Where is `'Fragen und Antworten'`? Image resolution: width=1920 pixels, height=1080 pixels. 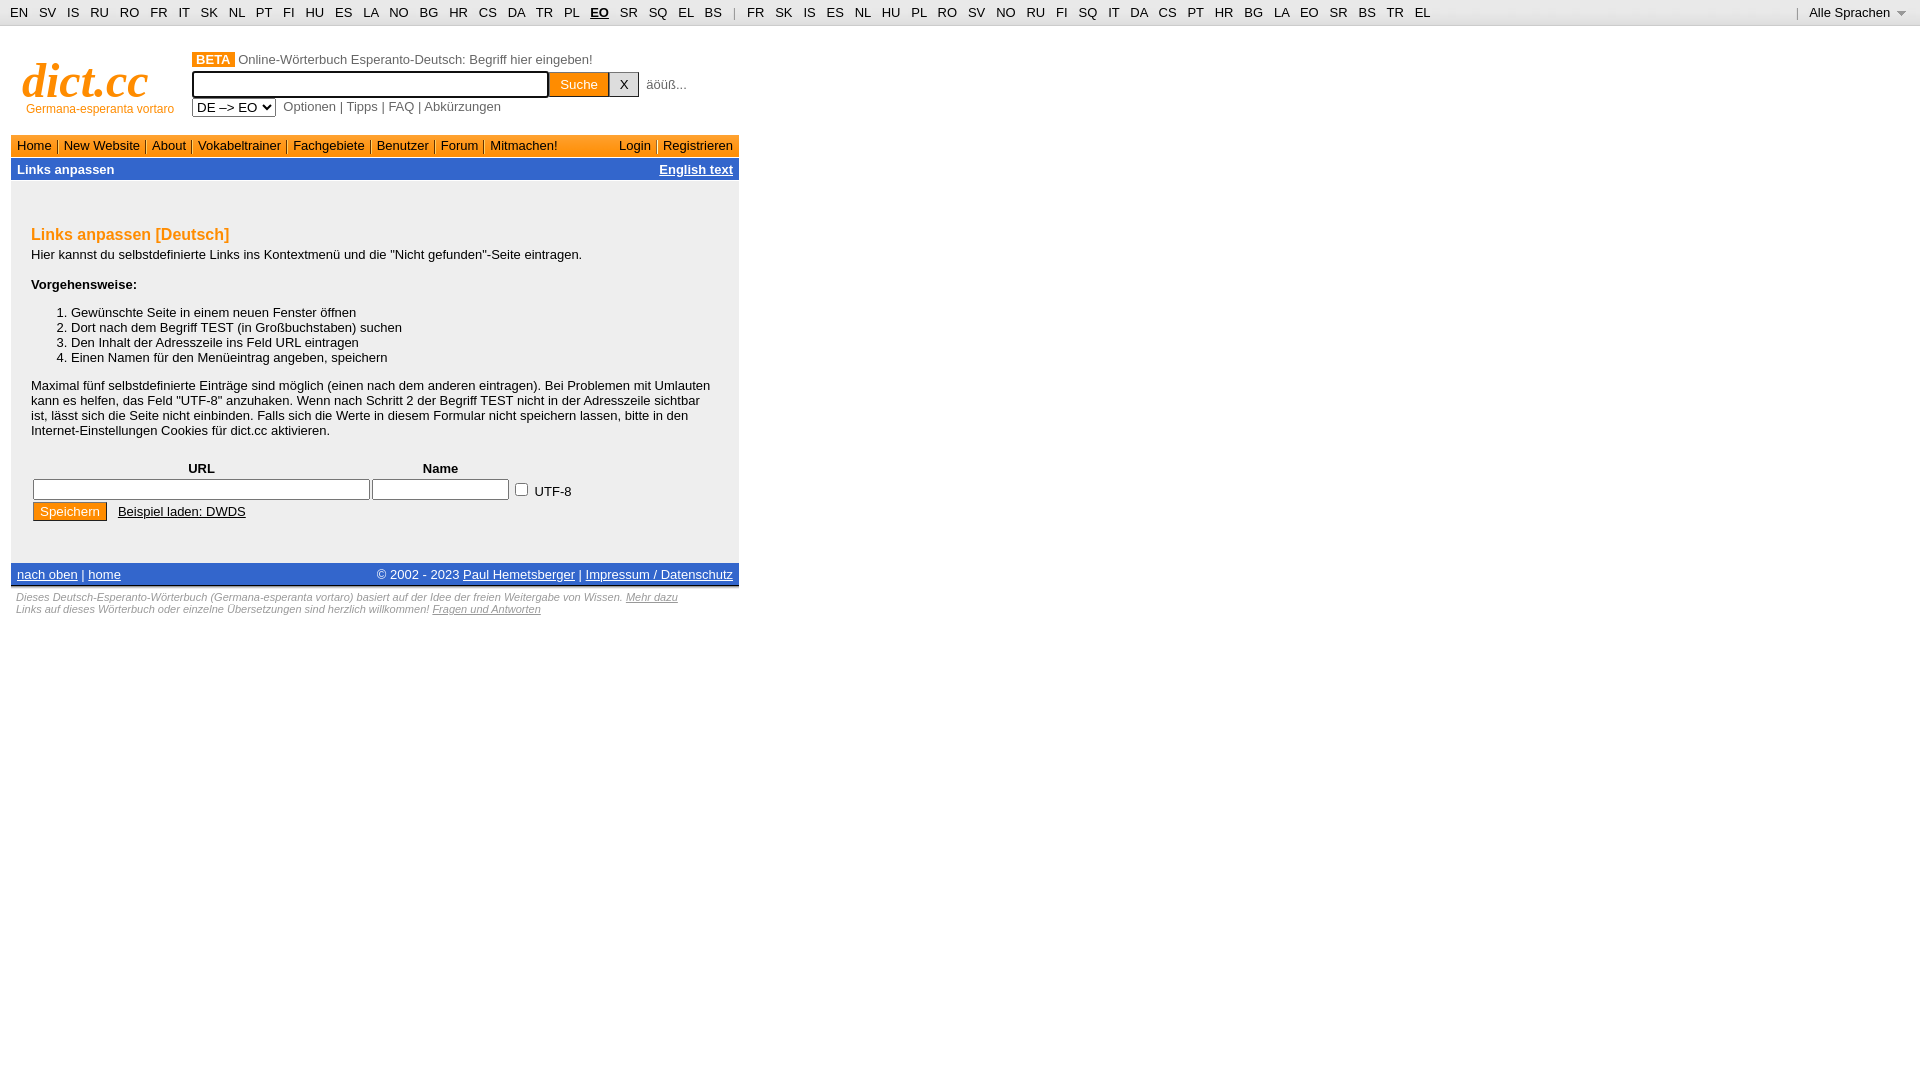 'Fragen und Antworten' is located at coordinates (485, 608).